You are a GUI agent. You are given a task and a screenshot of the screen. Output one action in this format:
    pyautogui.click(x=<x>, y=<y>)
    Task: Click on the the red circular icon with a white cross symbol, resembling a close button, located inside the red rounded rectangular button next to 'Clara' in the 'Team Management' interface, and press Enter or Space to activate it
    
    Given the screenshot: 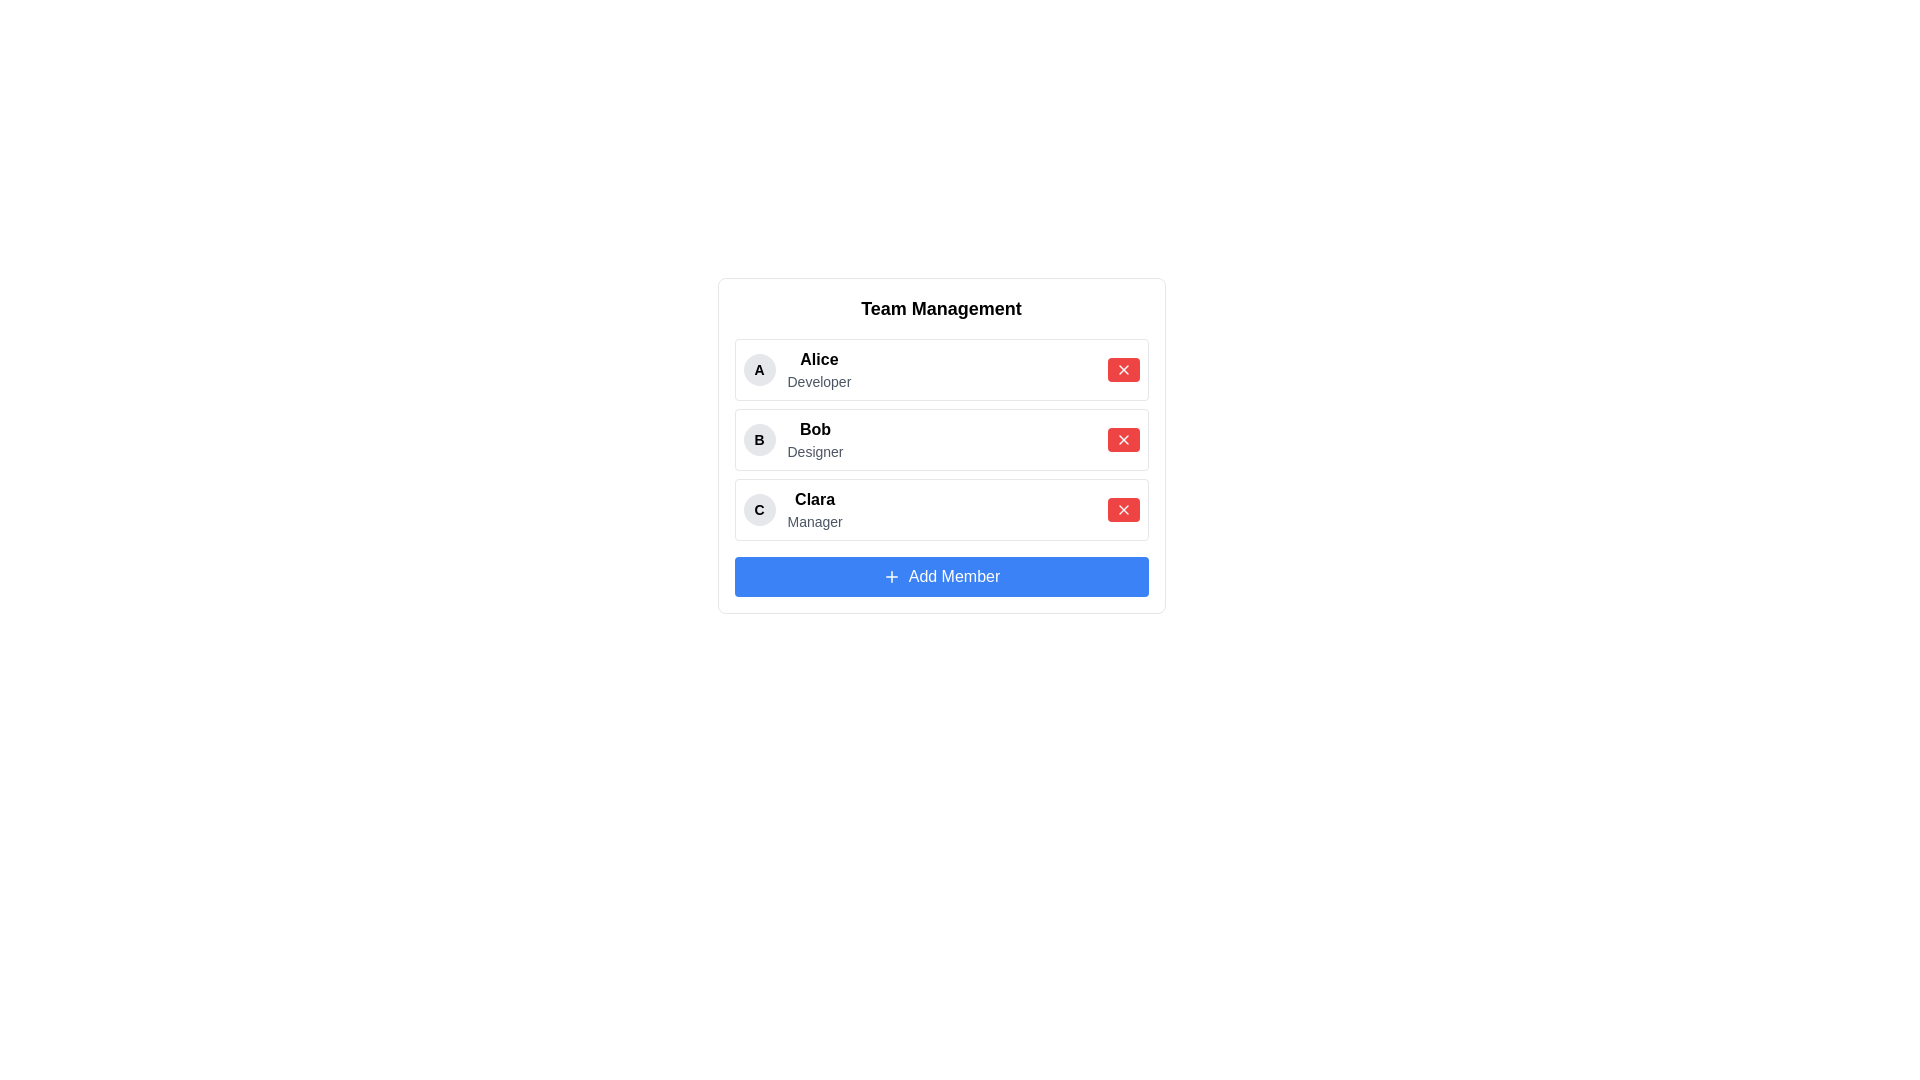 What is the action you would take?
    pyautogui.click(x=1123, y=508)
    